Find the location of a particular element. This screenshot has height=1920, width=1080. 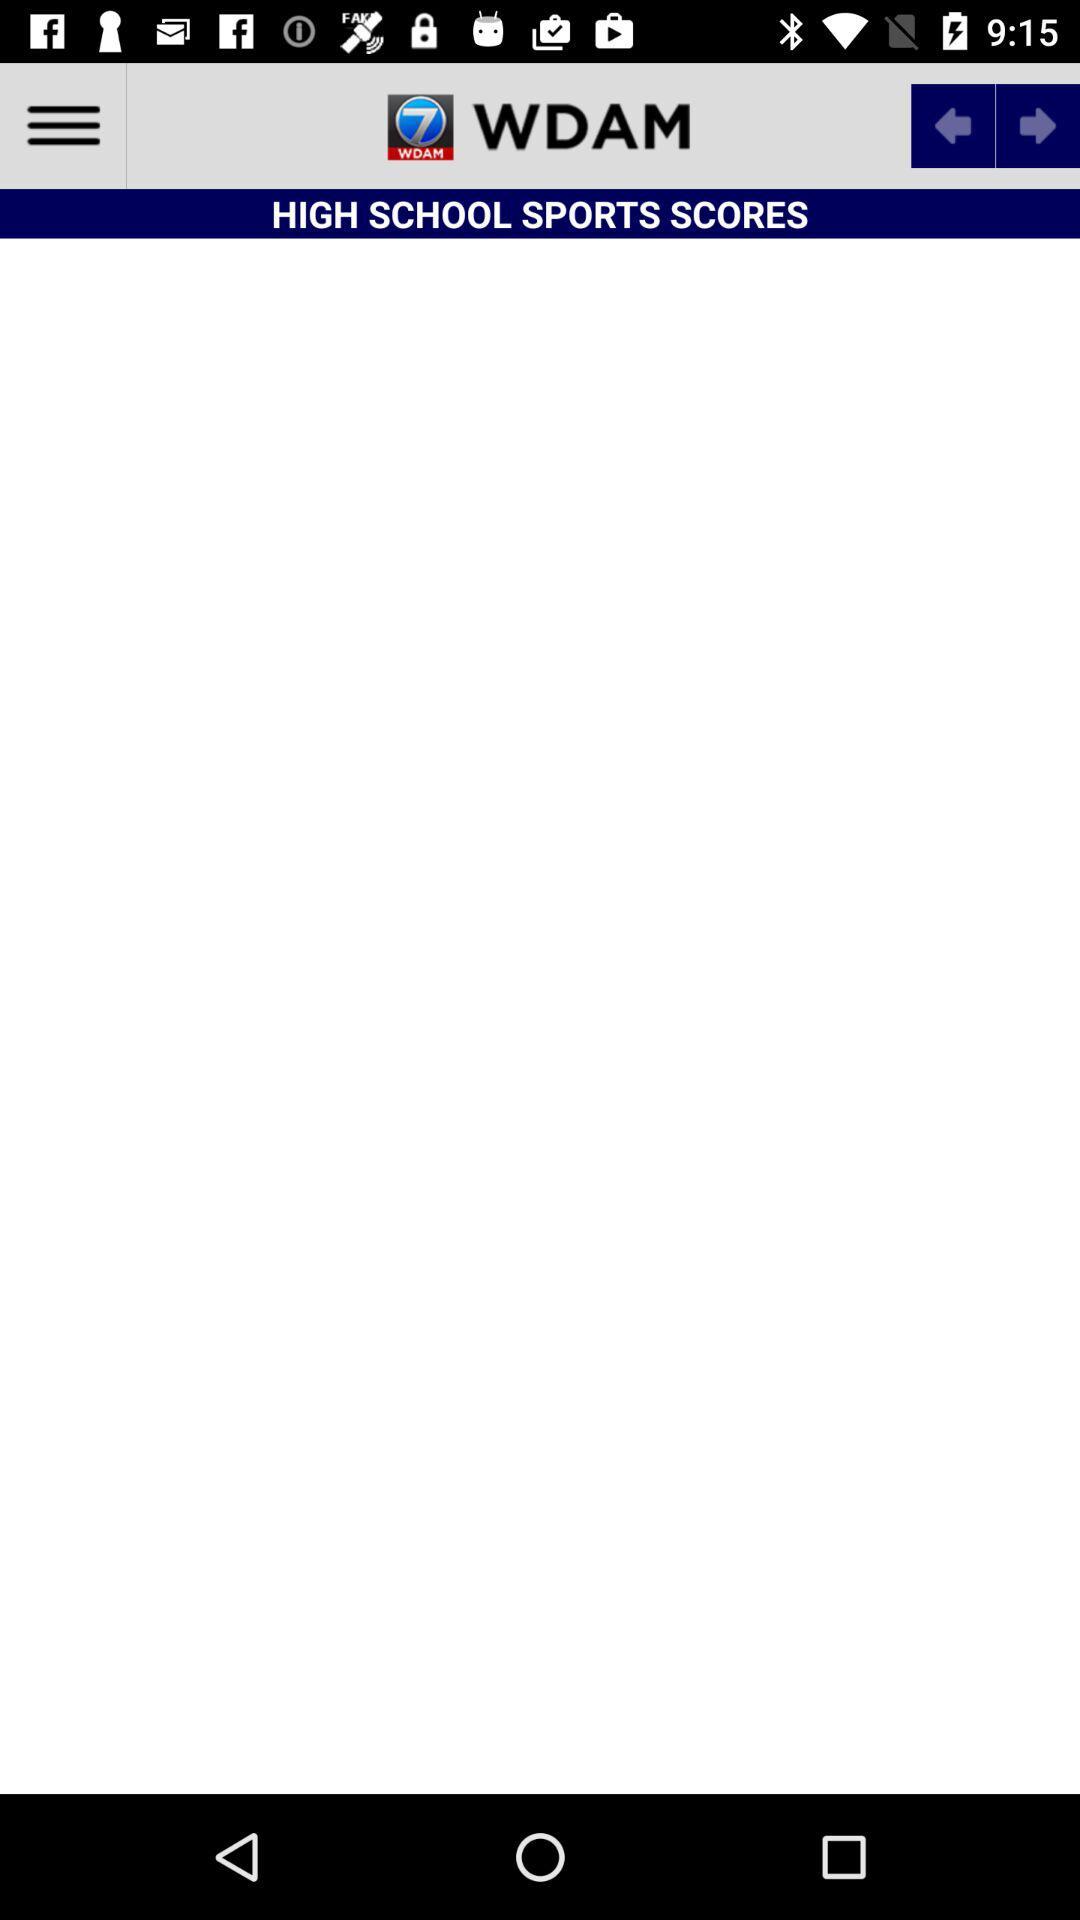

the arrow_forward icon is located at coordinates (1036, 124).